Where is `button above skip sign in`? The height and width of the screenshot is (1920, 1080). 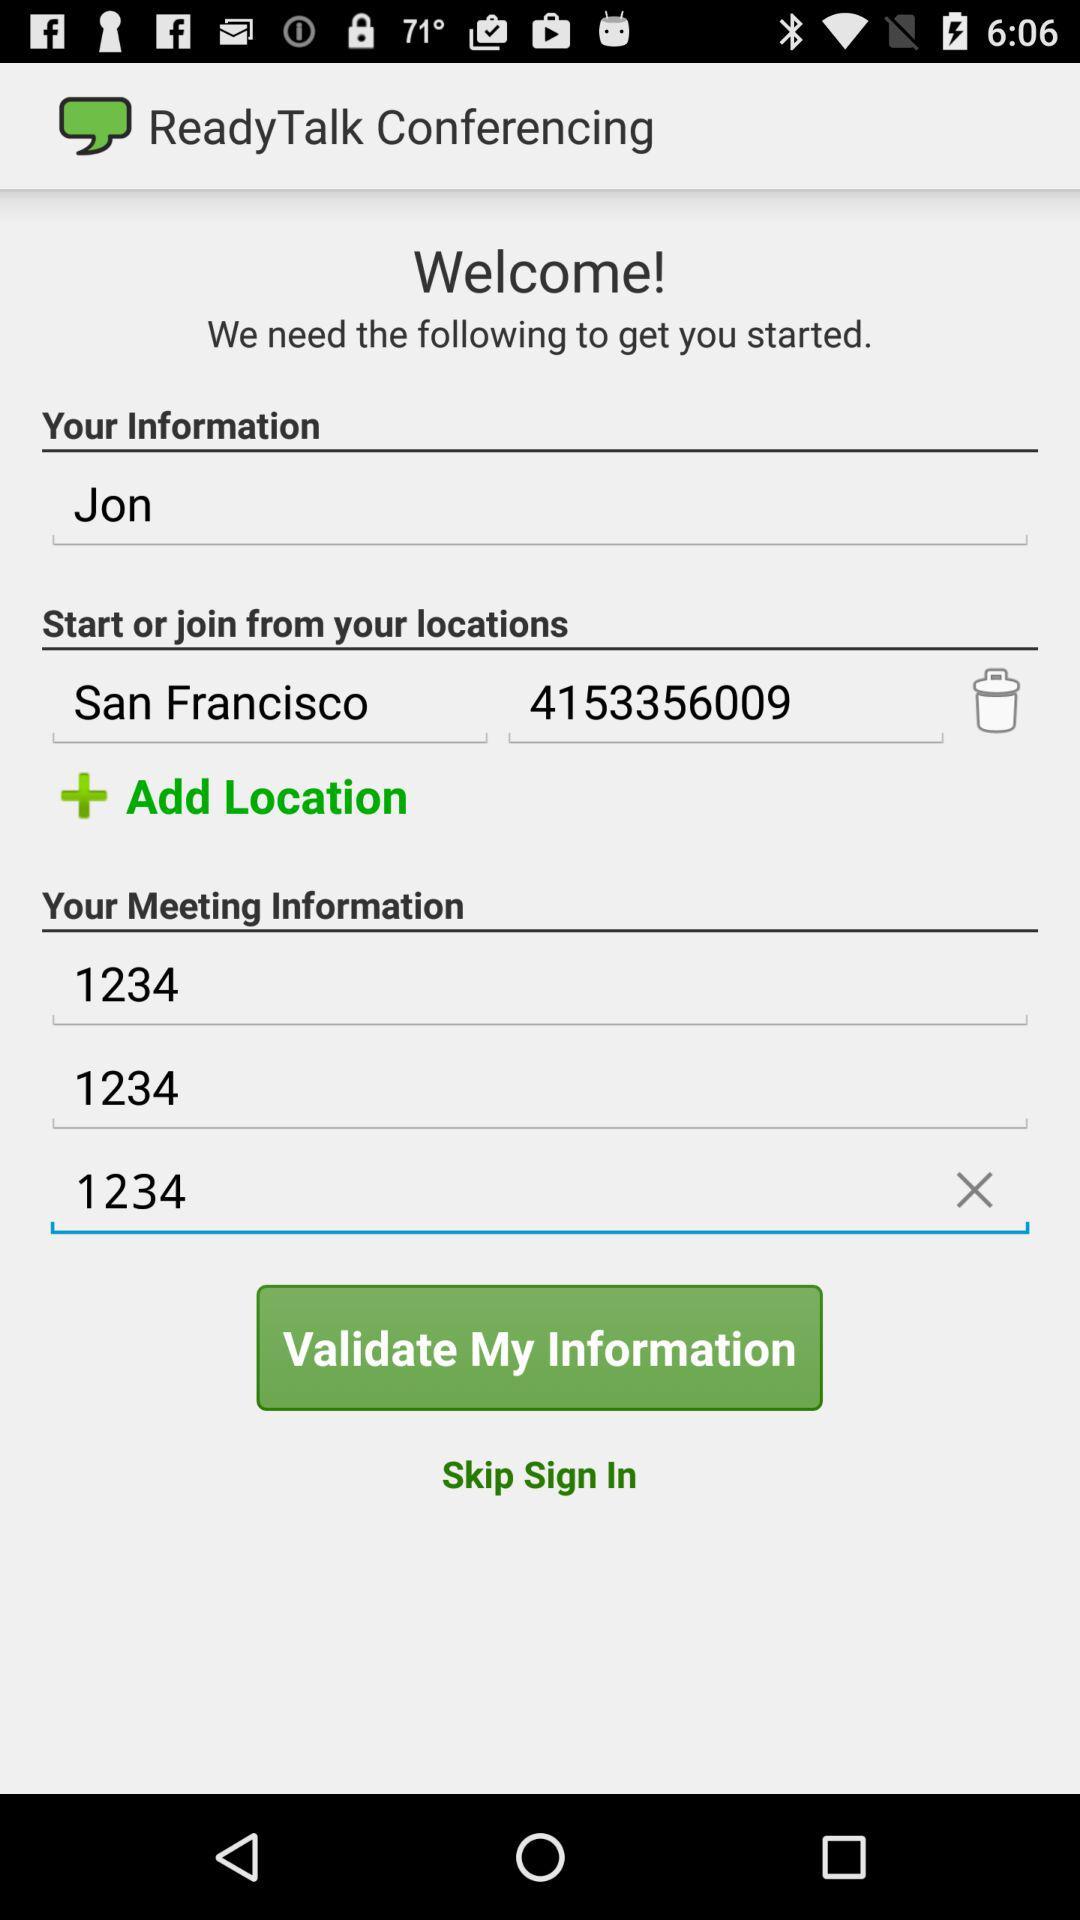 button above skip sign in is located at coordinates (538, 1347).